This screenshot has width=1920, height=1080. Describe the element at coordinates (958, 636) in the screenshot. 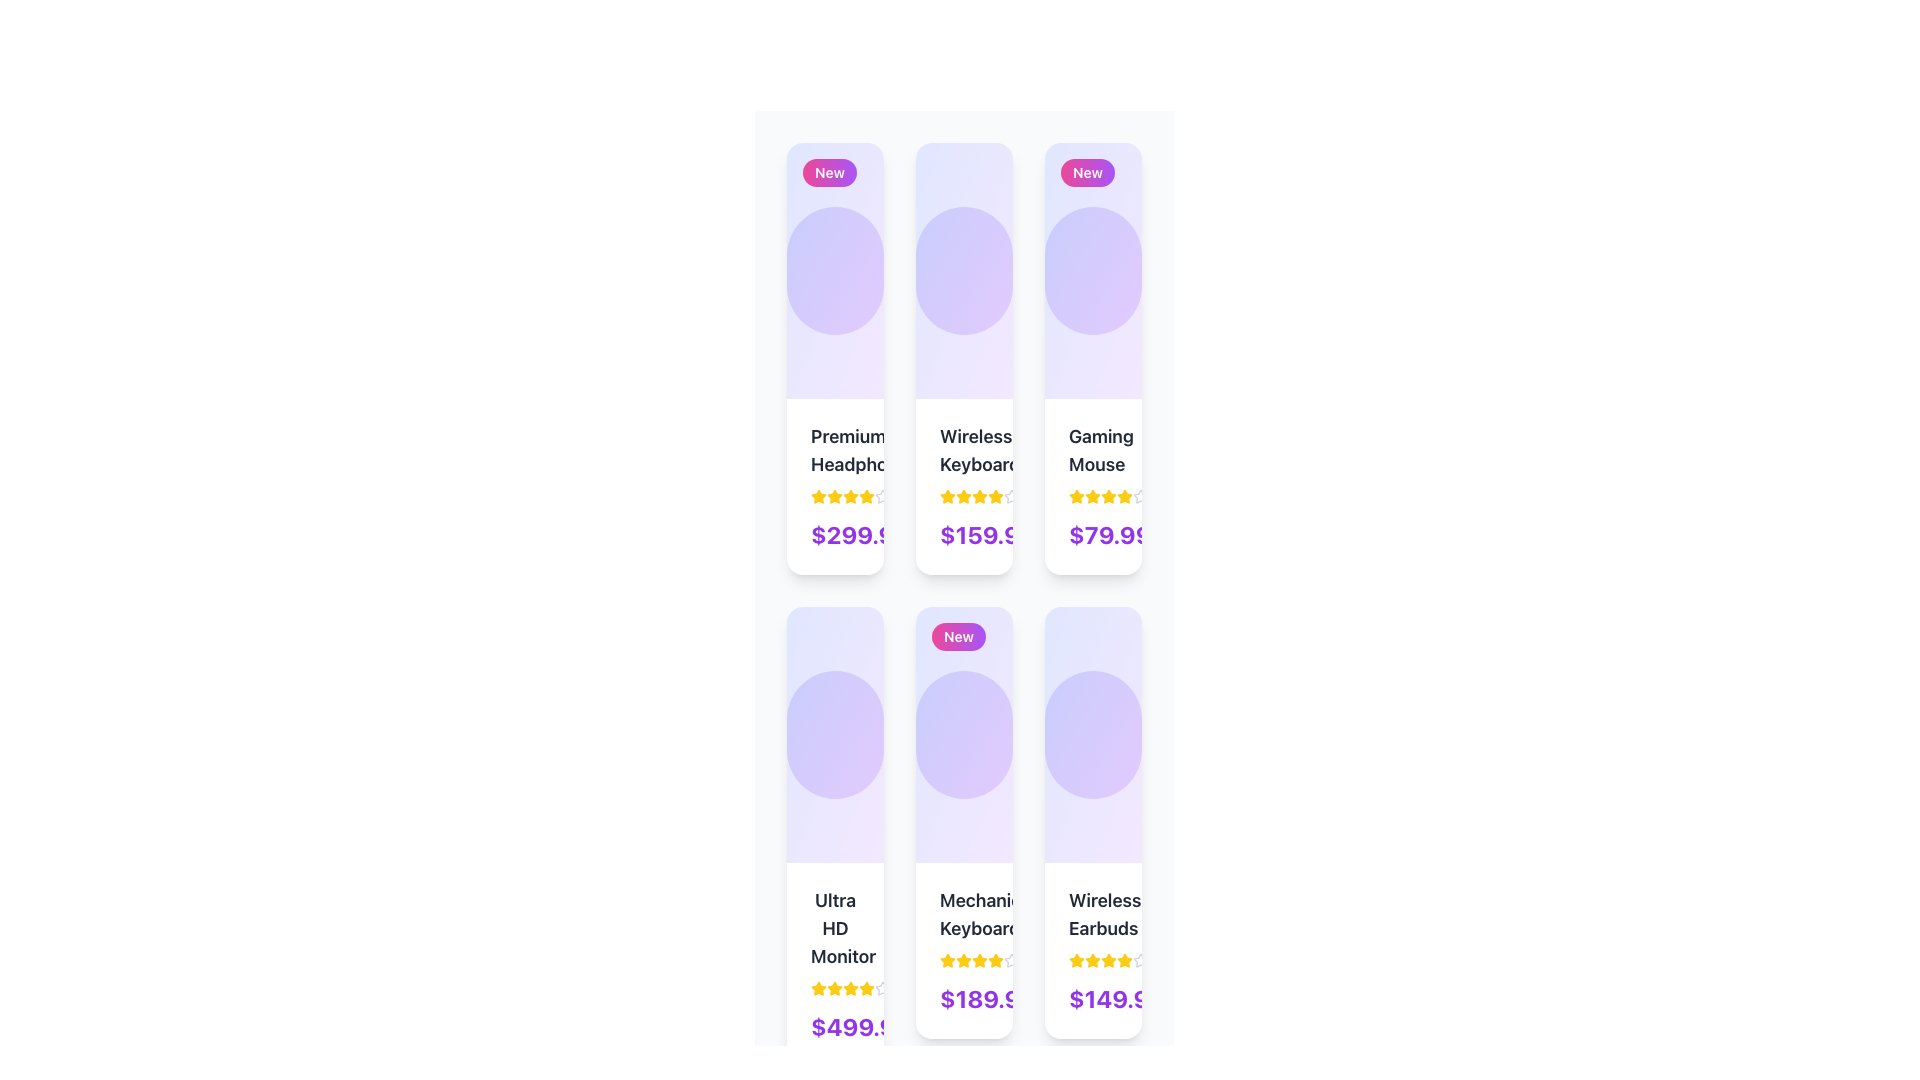

I see `the 'New' badge, which is a rounded rectangle with a pink to purple gradient background, located in the top-left corner of the central product card in the second row of the grid layout` at that location.